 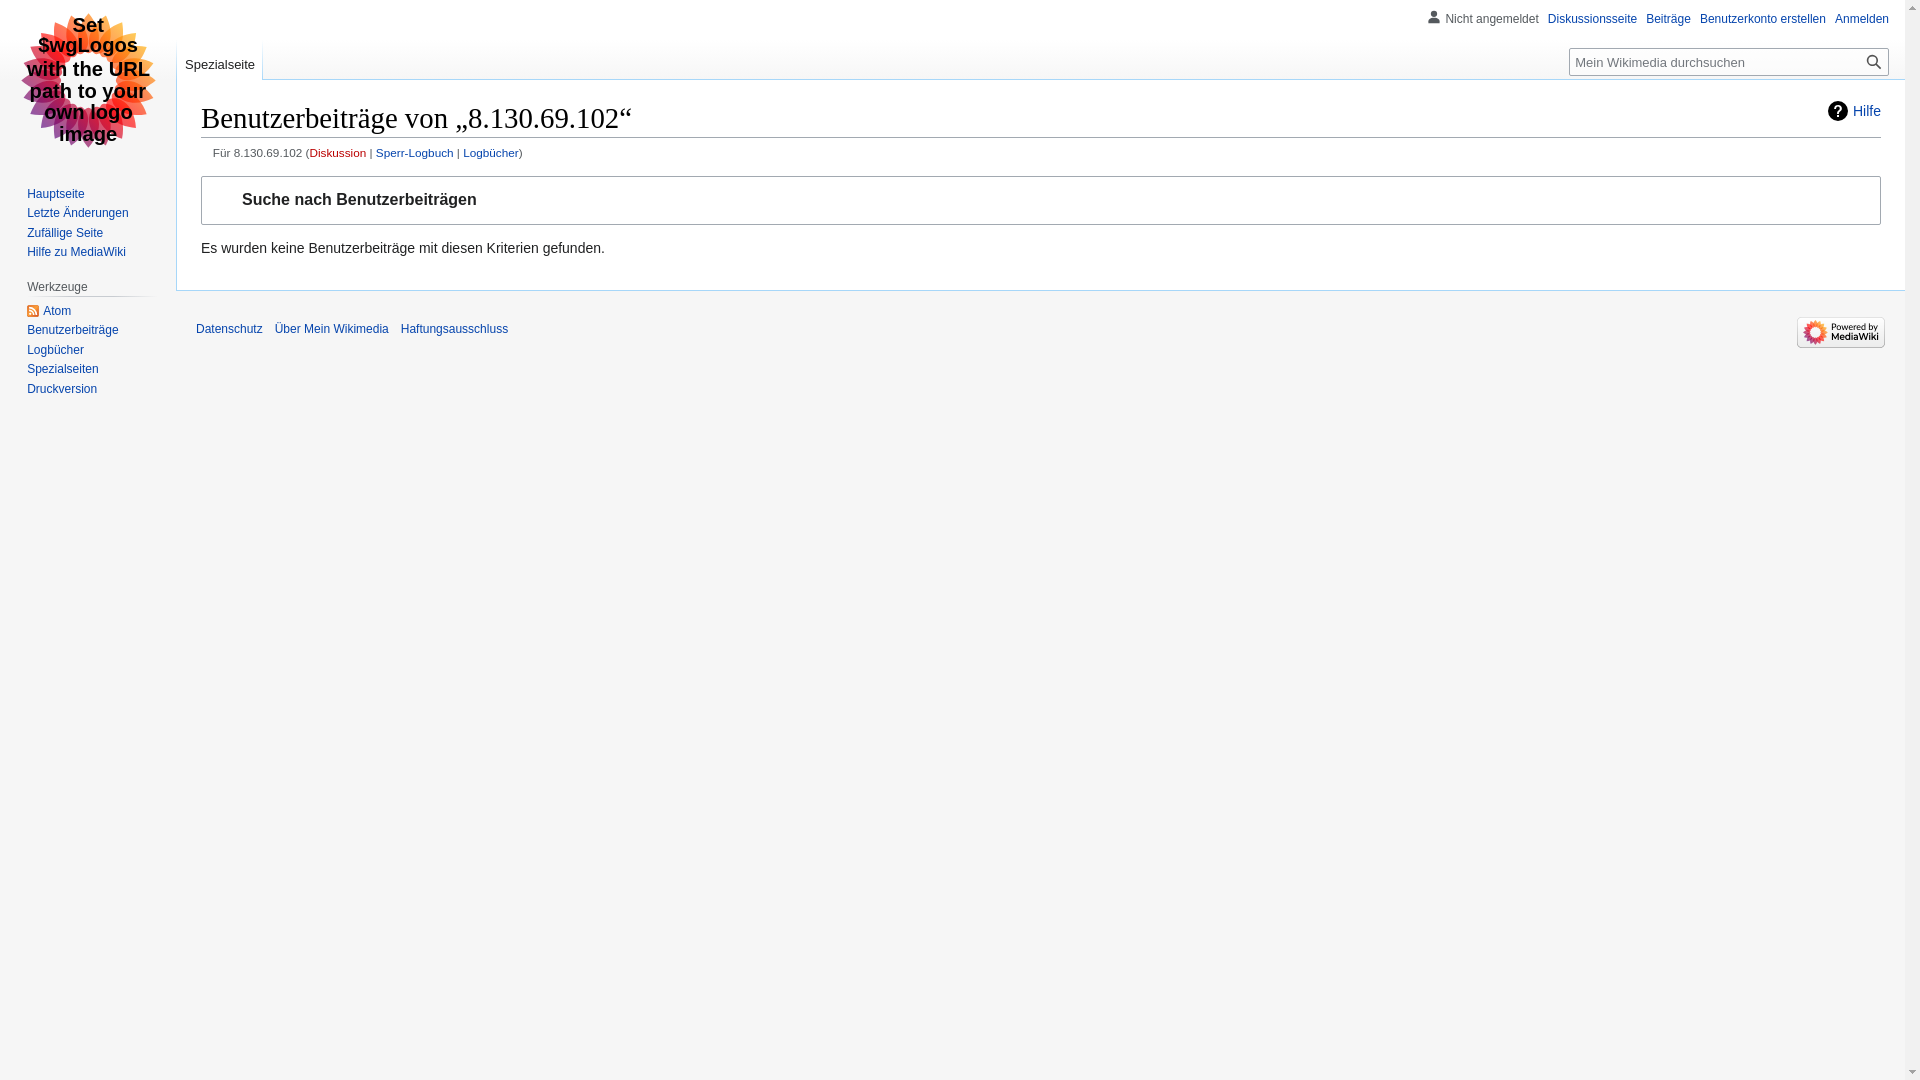 I want to click on 'Haftungsausschluss', so click(x=453, y=327).